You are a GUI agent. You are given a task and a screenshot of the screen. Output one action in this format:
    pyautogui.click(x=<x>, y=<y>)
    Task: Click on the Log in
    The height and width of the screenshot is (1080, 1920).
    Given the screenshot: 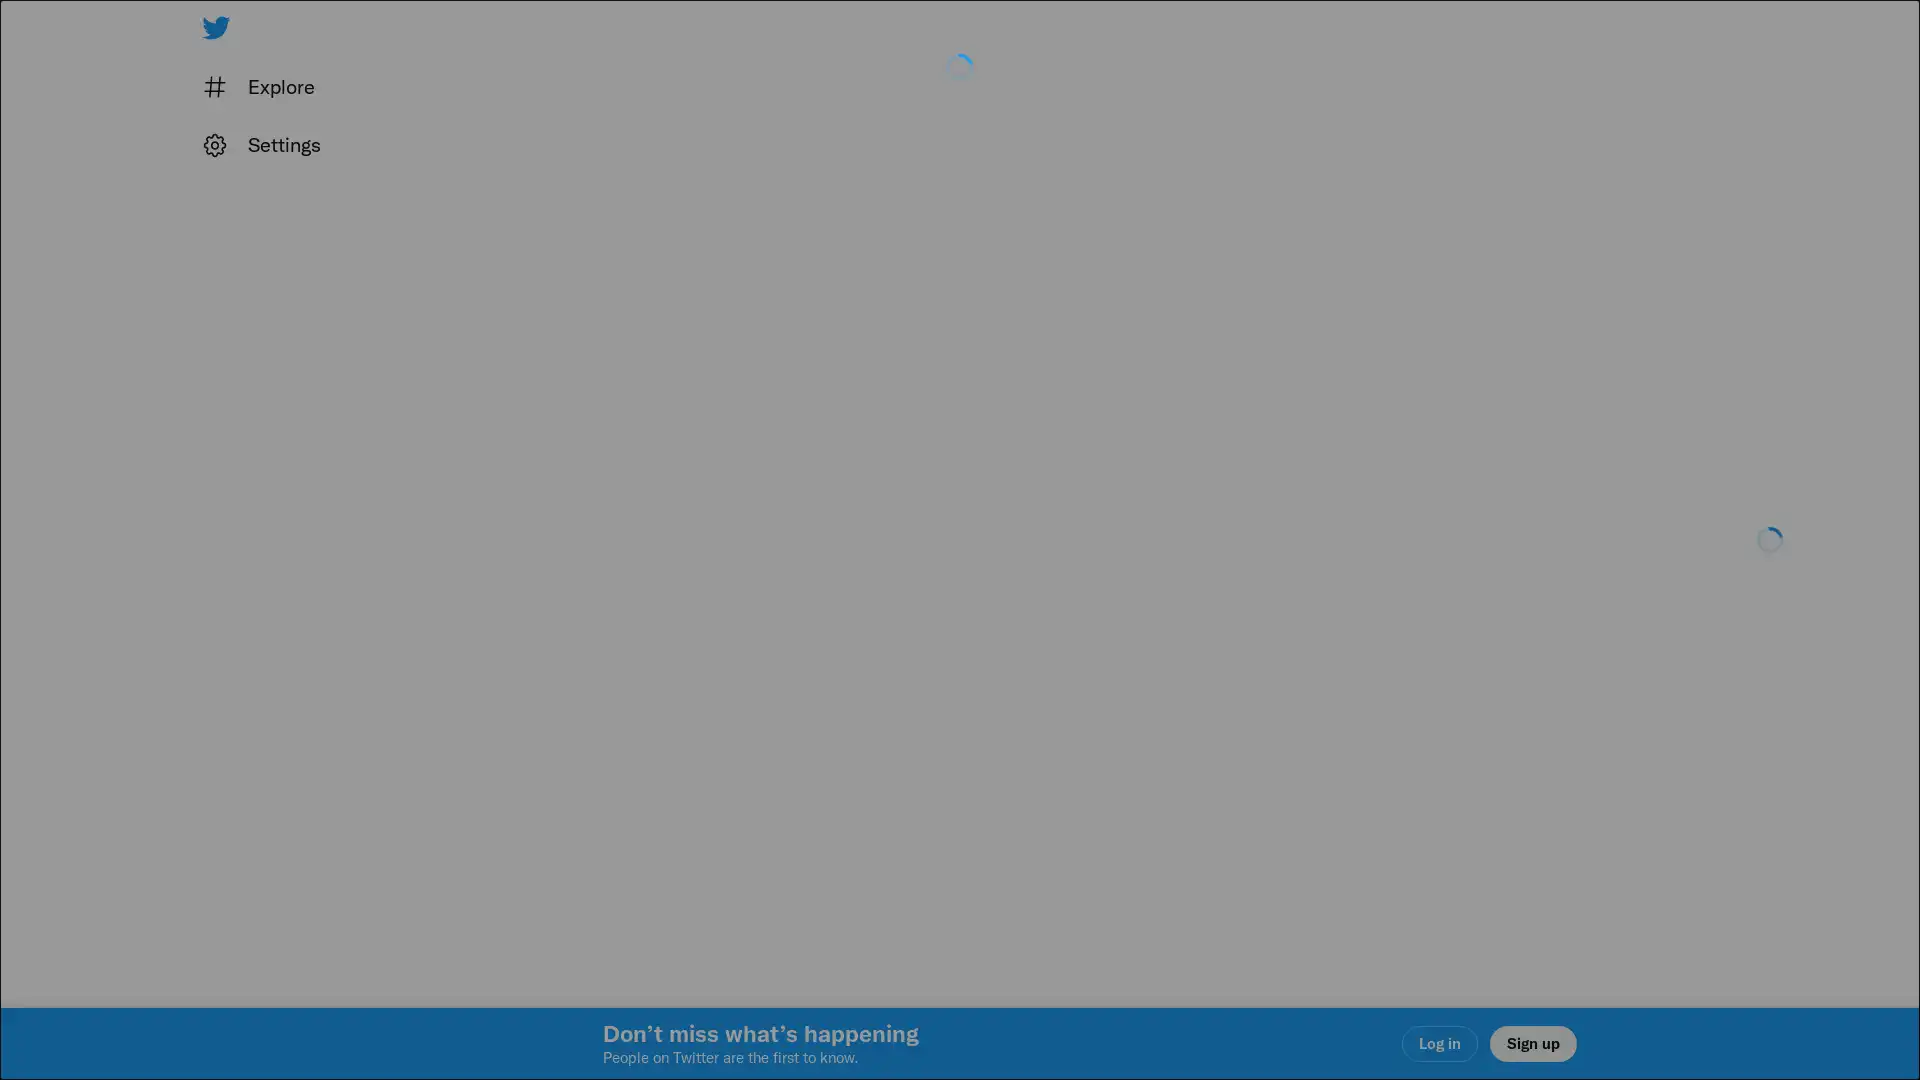 What is the action you would take?
    pyautogui.click(x=1200, y=681)
    